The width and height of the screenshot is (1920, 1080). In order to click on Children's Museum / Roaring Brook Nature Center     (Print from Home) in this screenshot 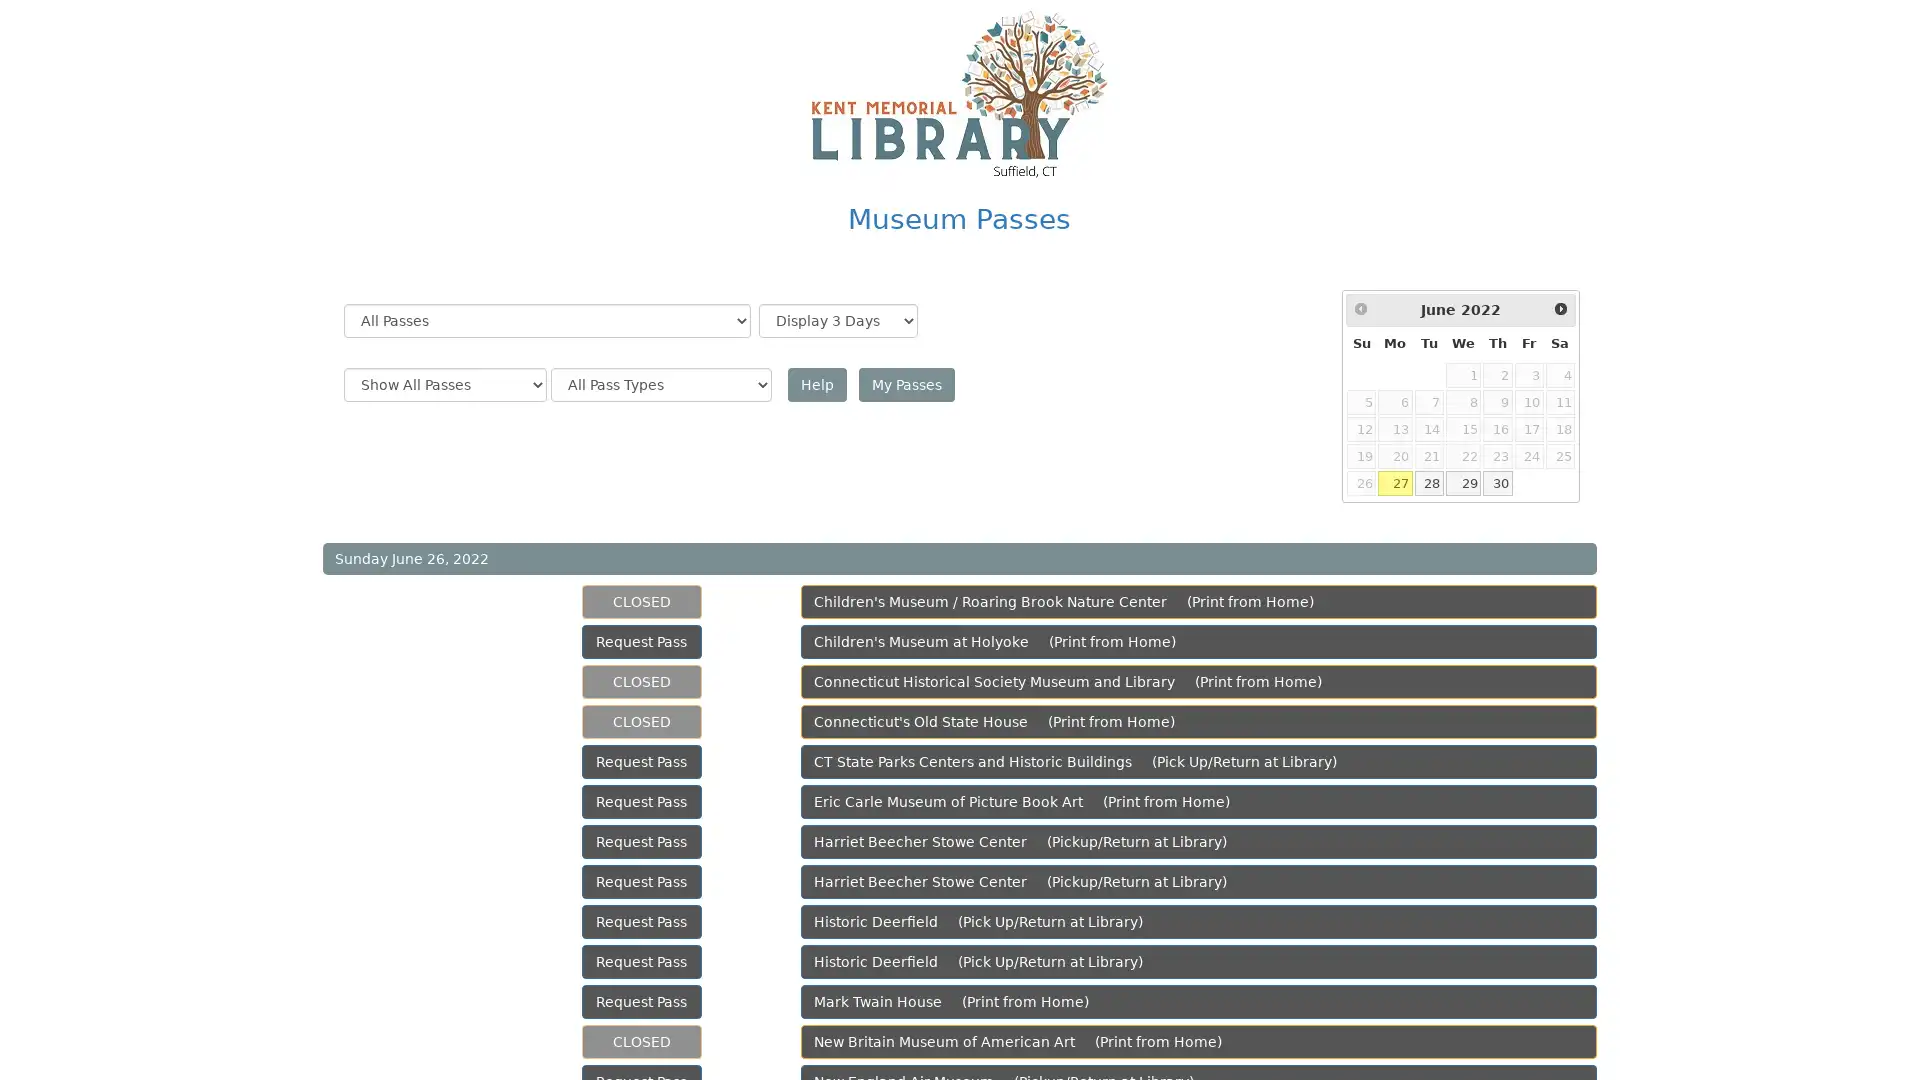, I will do `click(1198, 600)`.